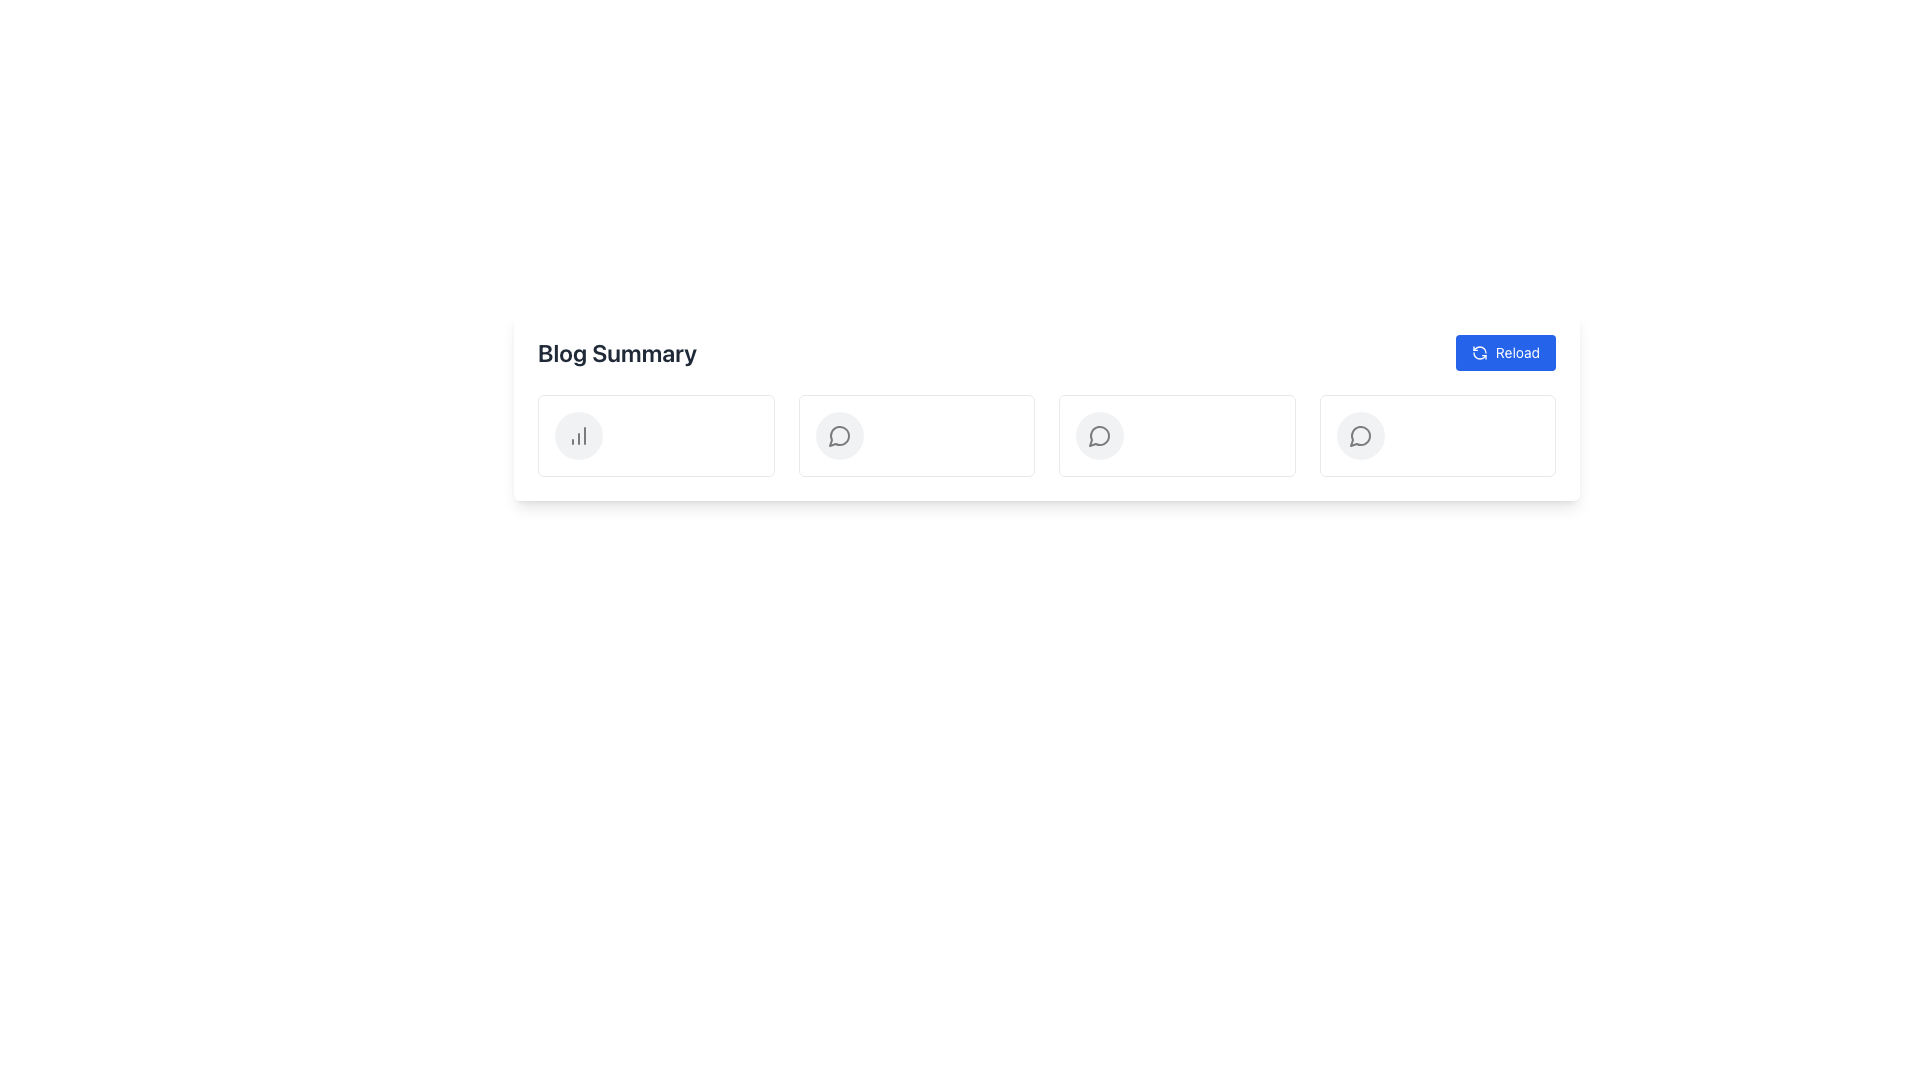  What do you see at coordinates (839, 434) in the screenshot?
I see `the circular speech bubble icon located in the second box below the 'Blog Summary' header` at bounding box center [839, 434].